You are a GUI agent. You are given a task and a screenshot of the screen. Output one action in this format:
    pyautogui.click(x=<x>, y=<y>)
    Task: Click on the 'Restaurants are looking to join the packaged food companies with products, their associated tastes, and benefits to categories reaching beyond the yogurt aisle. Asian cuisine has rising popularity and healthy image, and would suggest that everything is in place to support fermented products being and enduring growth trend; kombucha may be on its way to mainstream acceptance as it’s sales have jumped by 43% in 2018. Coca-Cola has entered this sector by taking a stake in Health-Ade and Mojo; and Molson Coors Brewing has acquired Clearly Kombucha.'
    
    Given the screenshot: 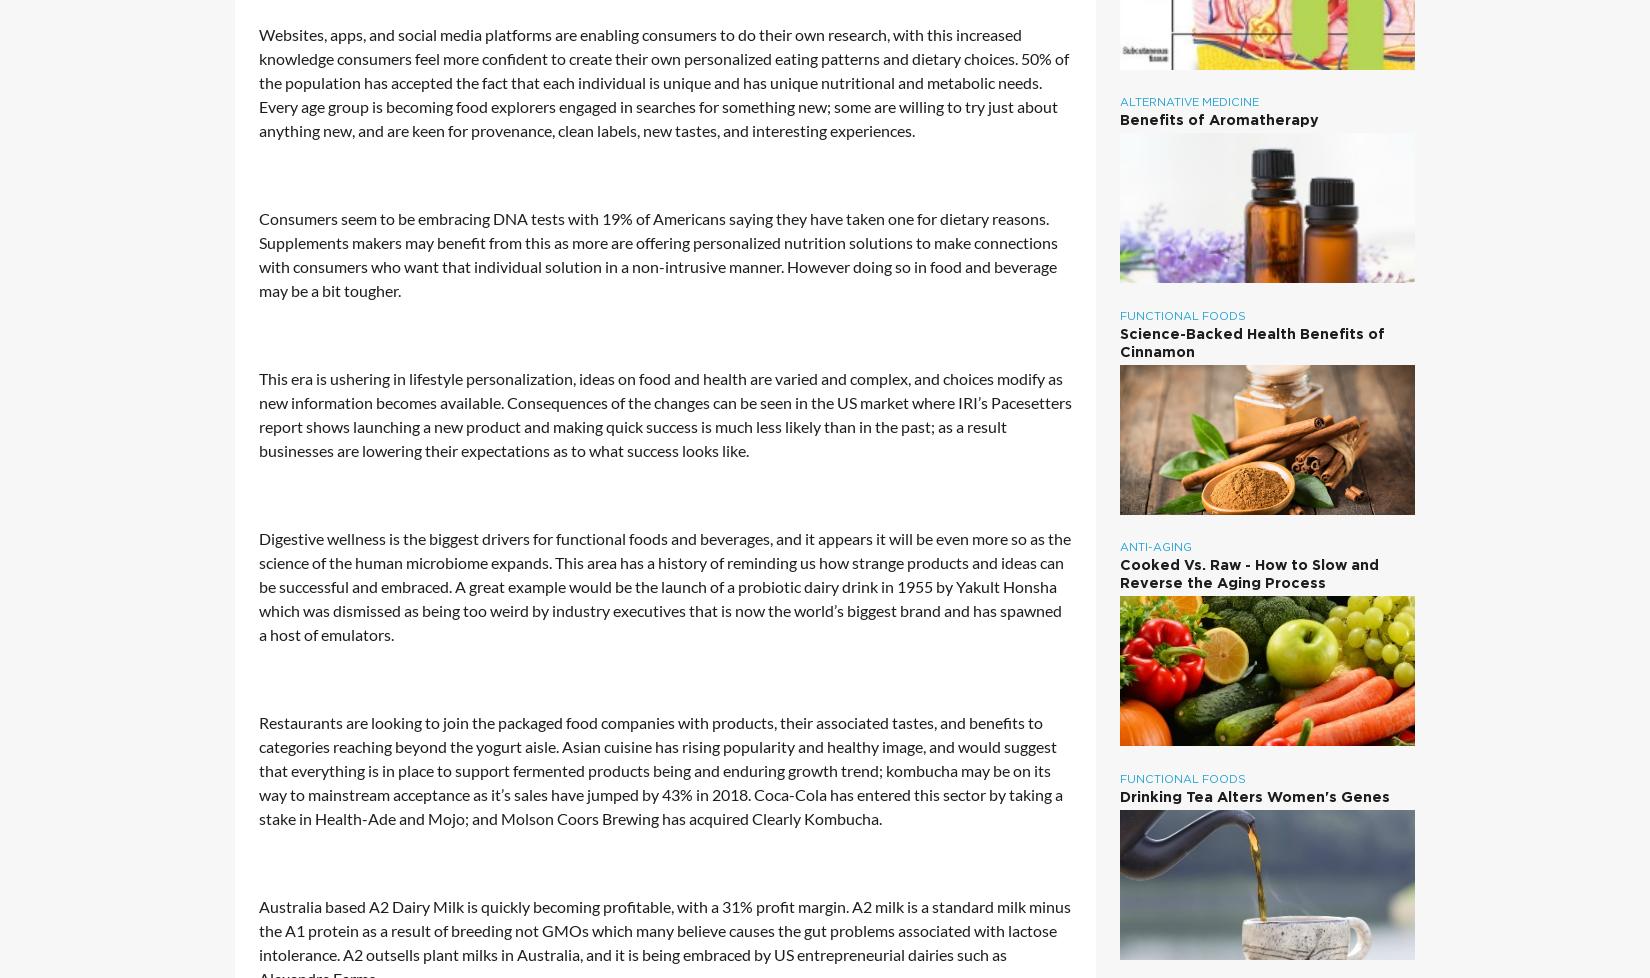 What is the action you would take?
    pyautogui.click(x=659, y=769)
    